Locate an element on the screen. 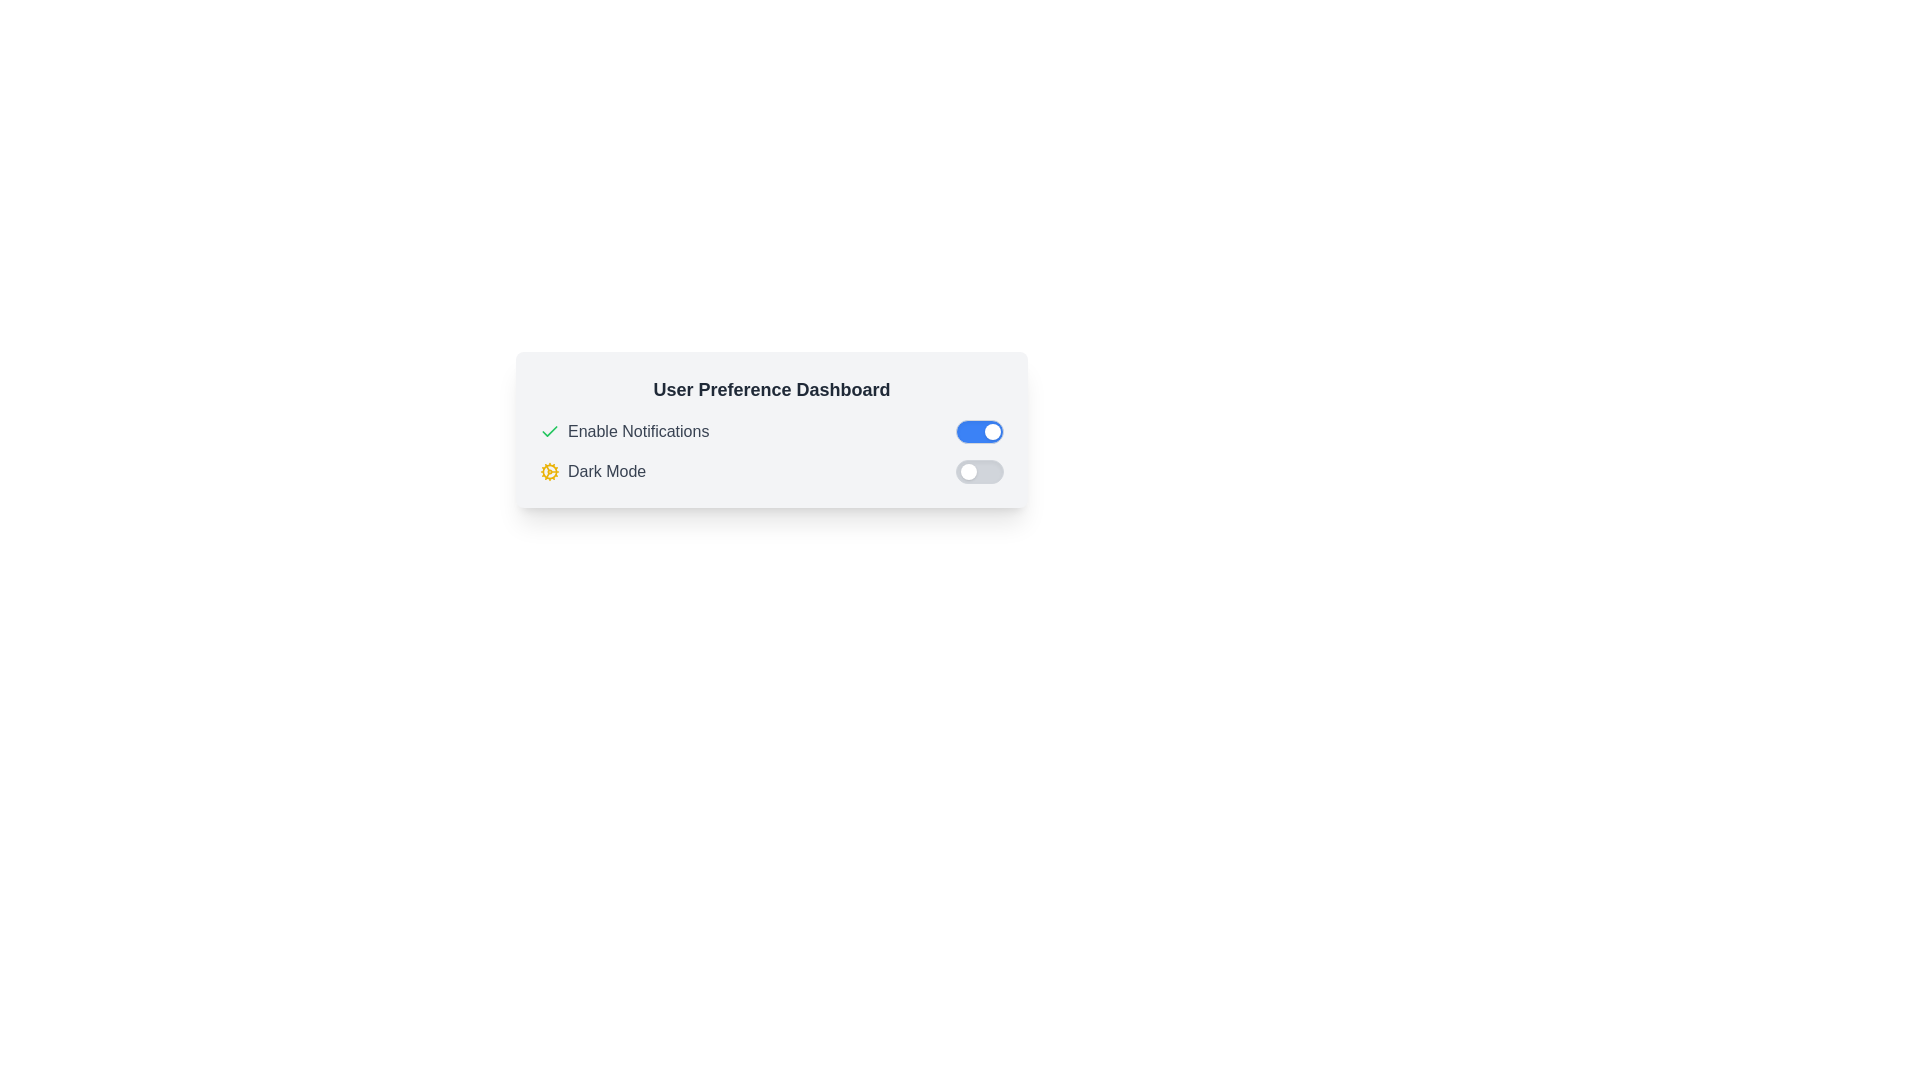  the icon indicating the activation state of the 'Enable Notifications' setting, located to the left of the text in the 'User Preference Dashboard' is located at coordinates (550, 430).